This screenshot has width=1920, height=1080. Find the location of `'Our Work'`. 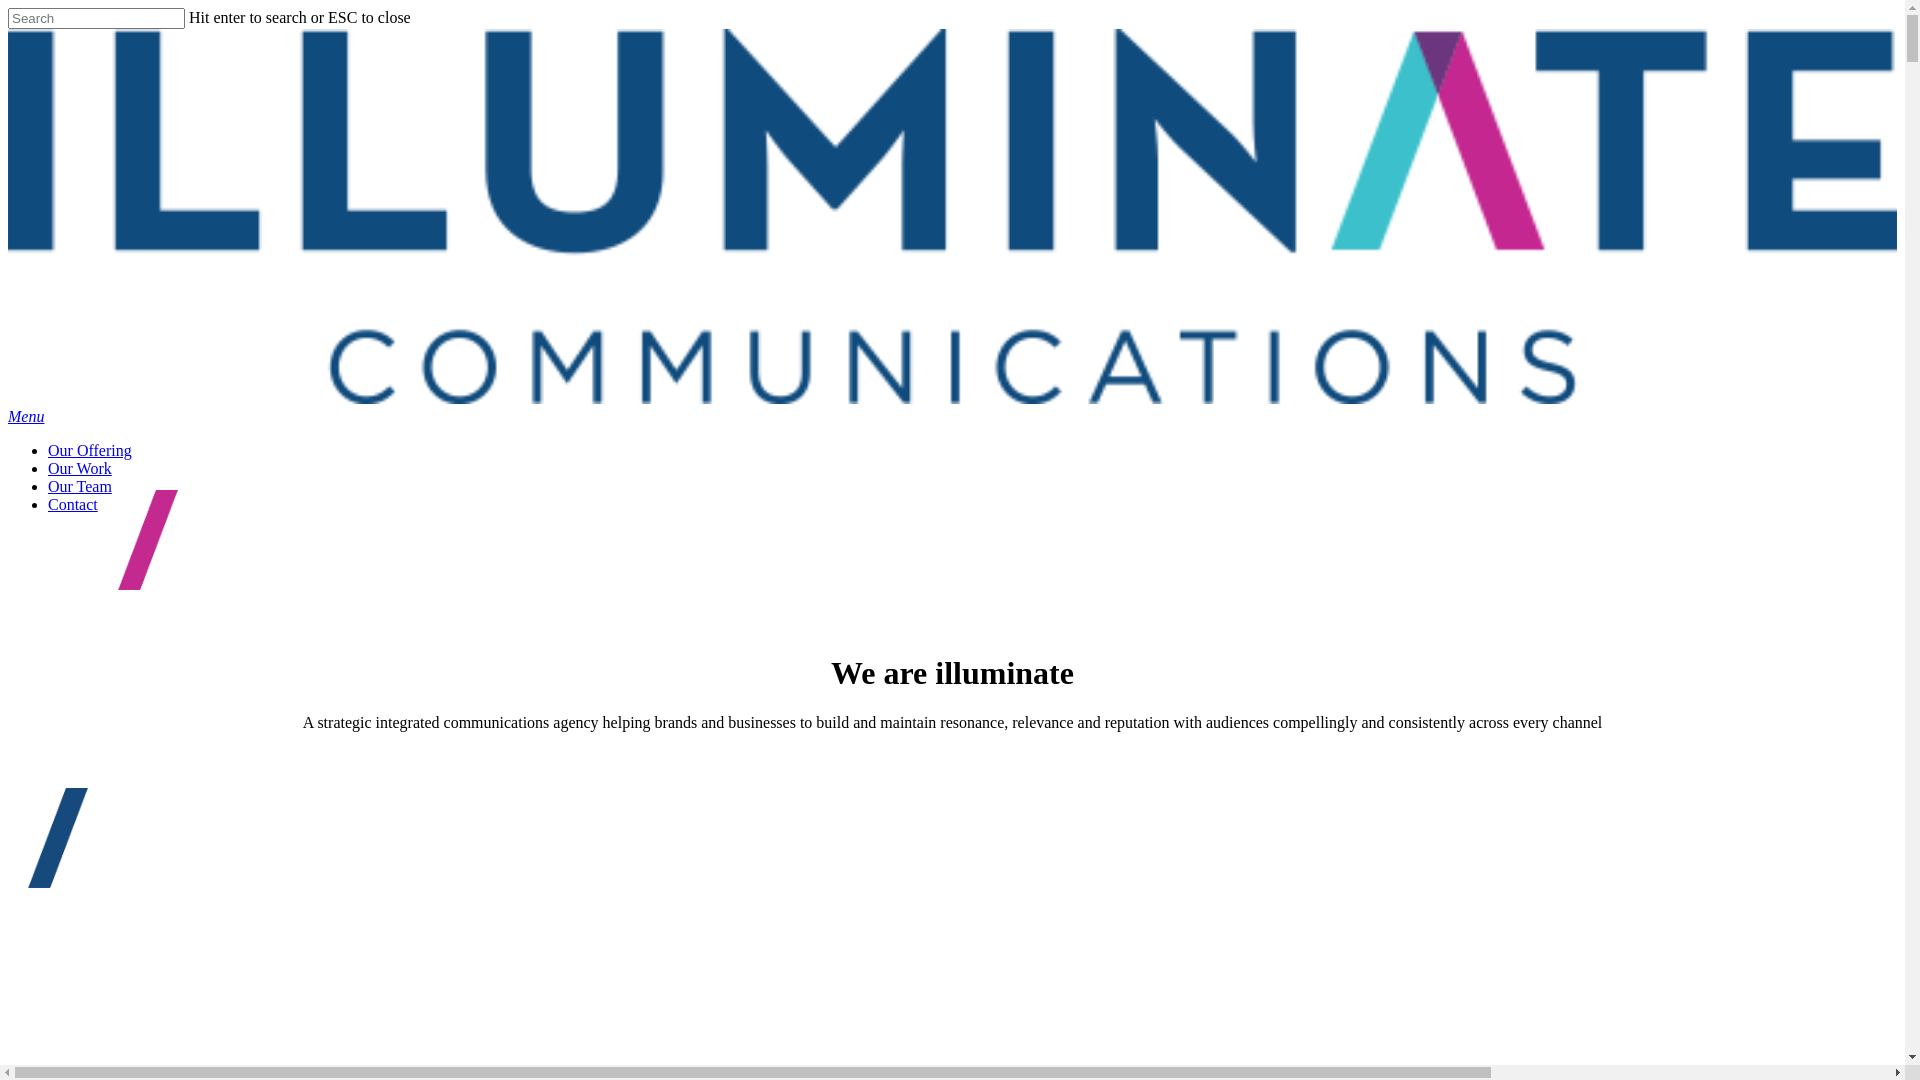

'Our Work' is located at coordinates (48, 468).